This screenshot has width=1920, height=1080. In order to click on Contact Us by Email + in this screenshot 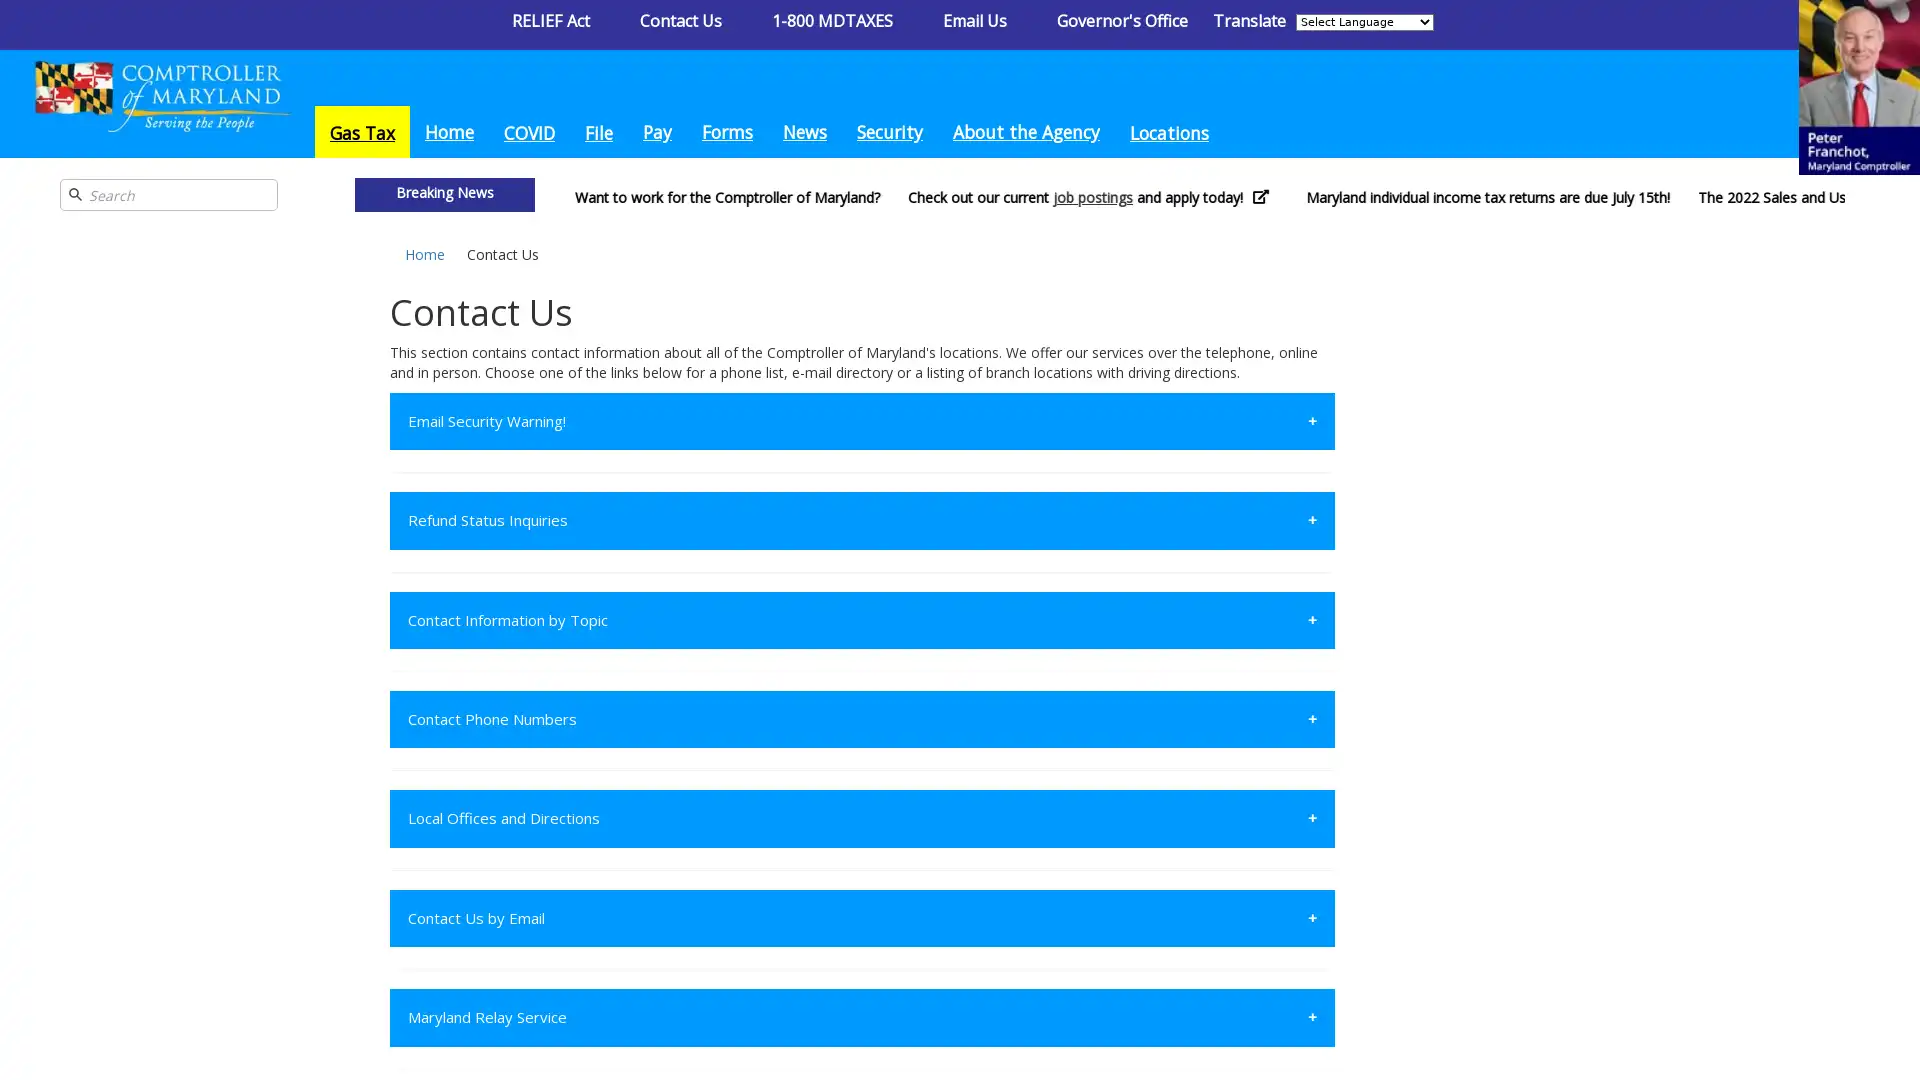, I will do `click(862, 918)`.